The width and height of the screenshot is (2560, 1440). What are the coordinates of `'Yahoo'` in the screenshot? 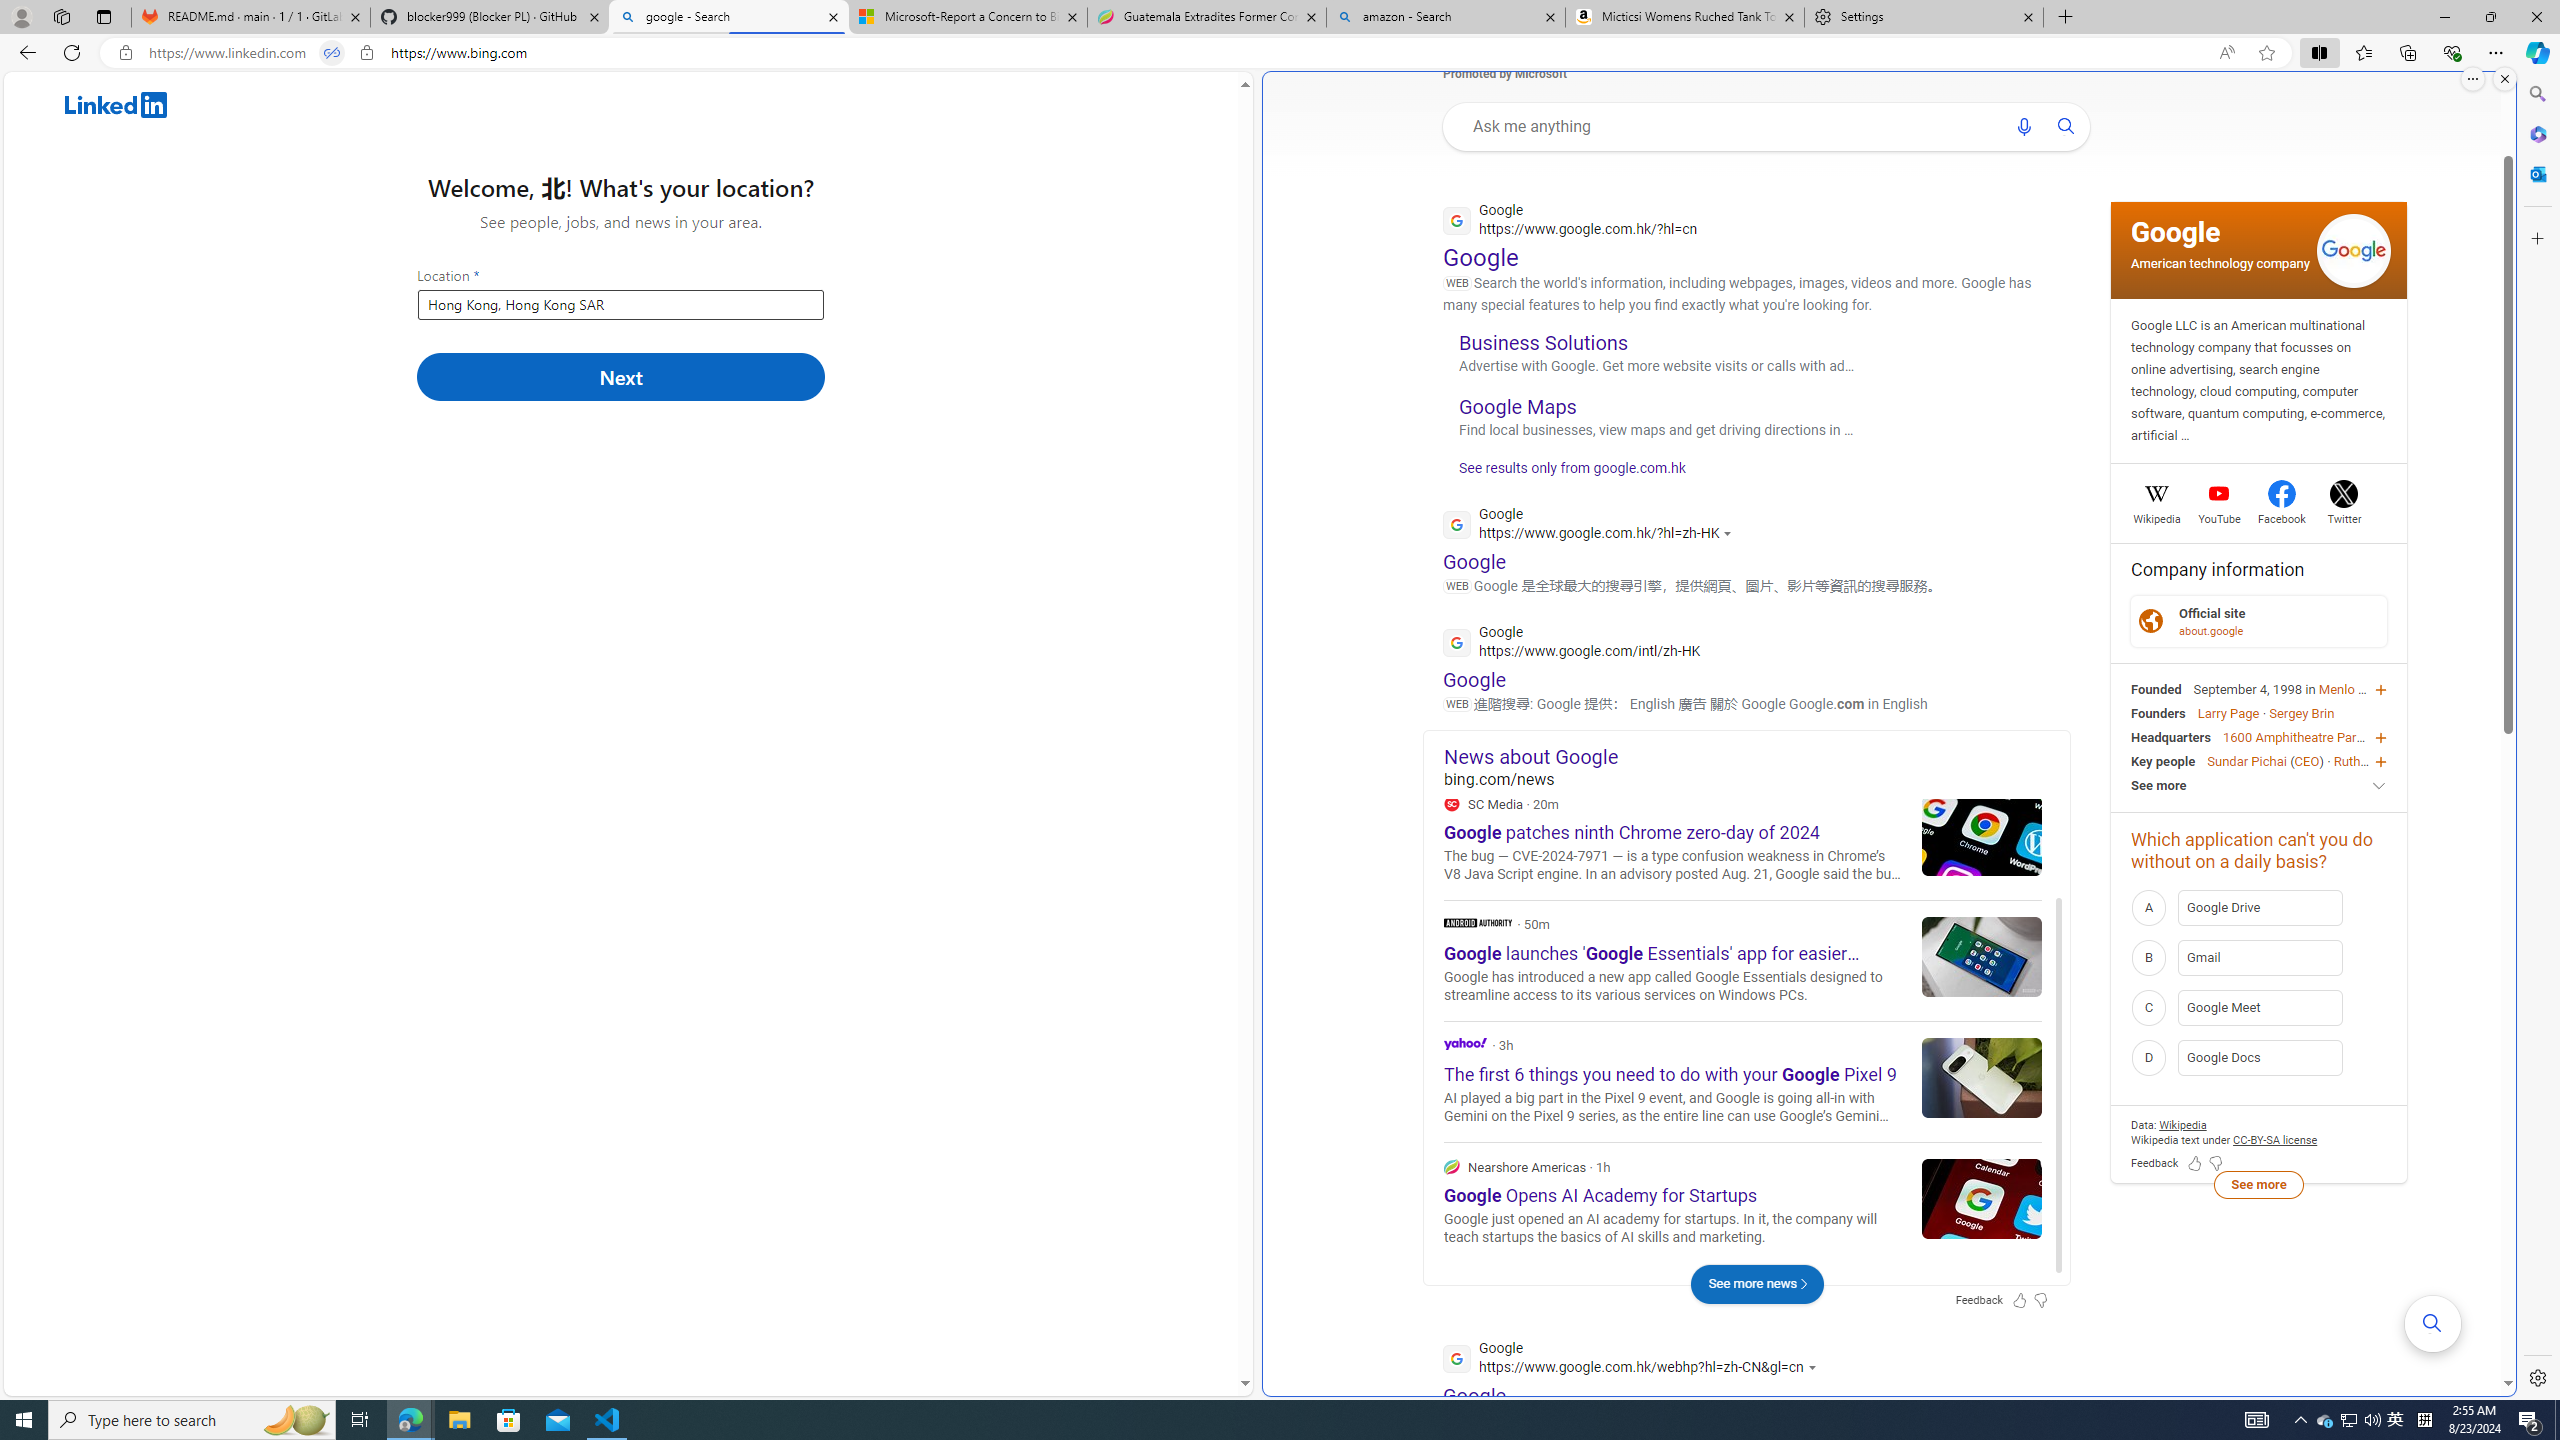 It's located at (1464, 1042).